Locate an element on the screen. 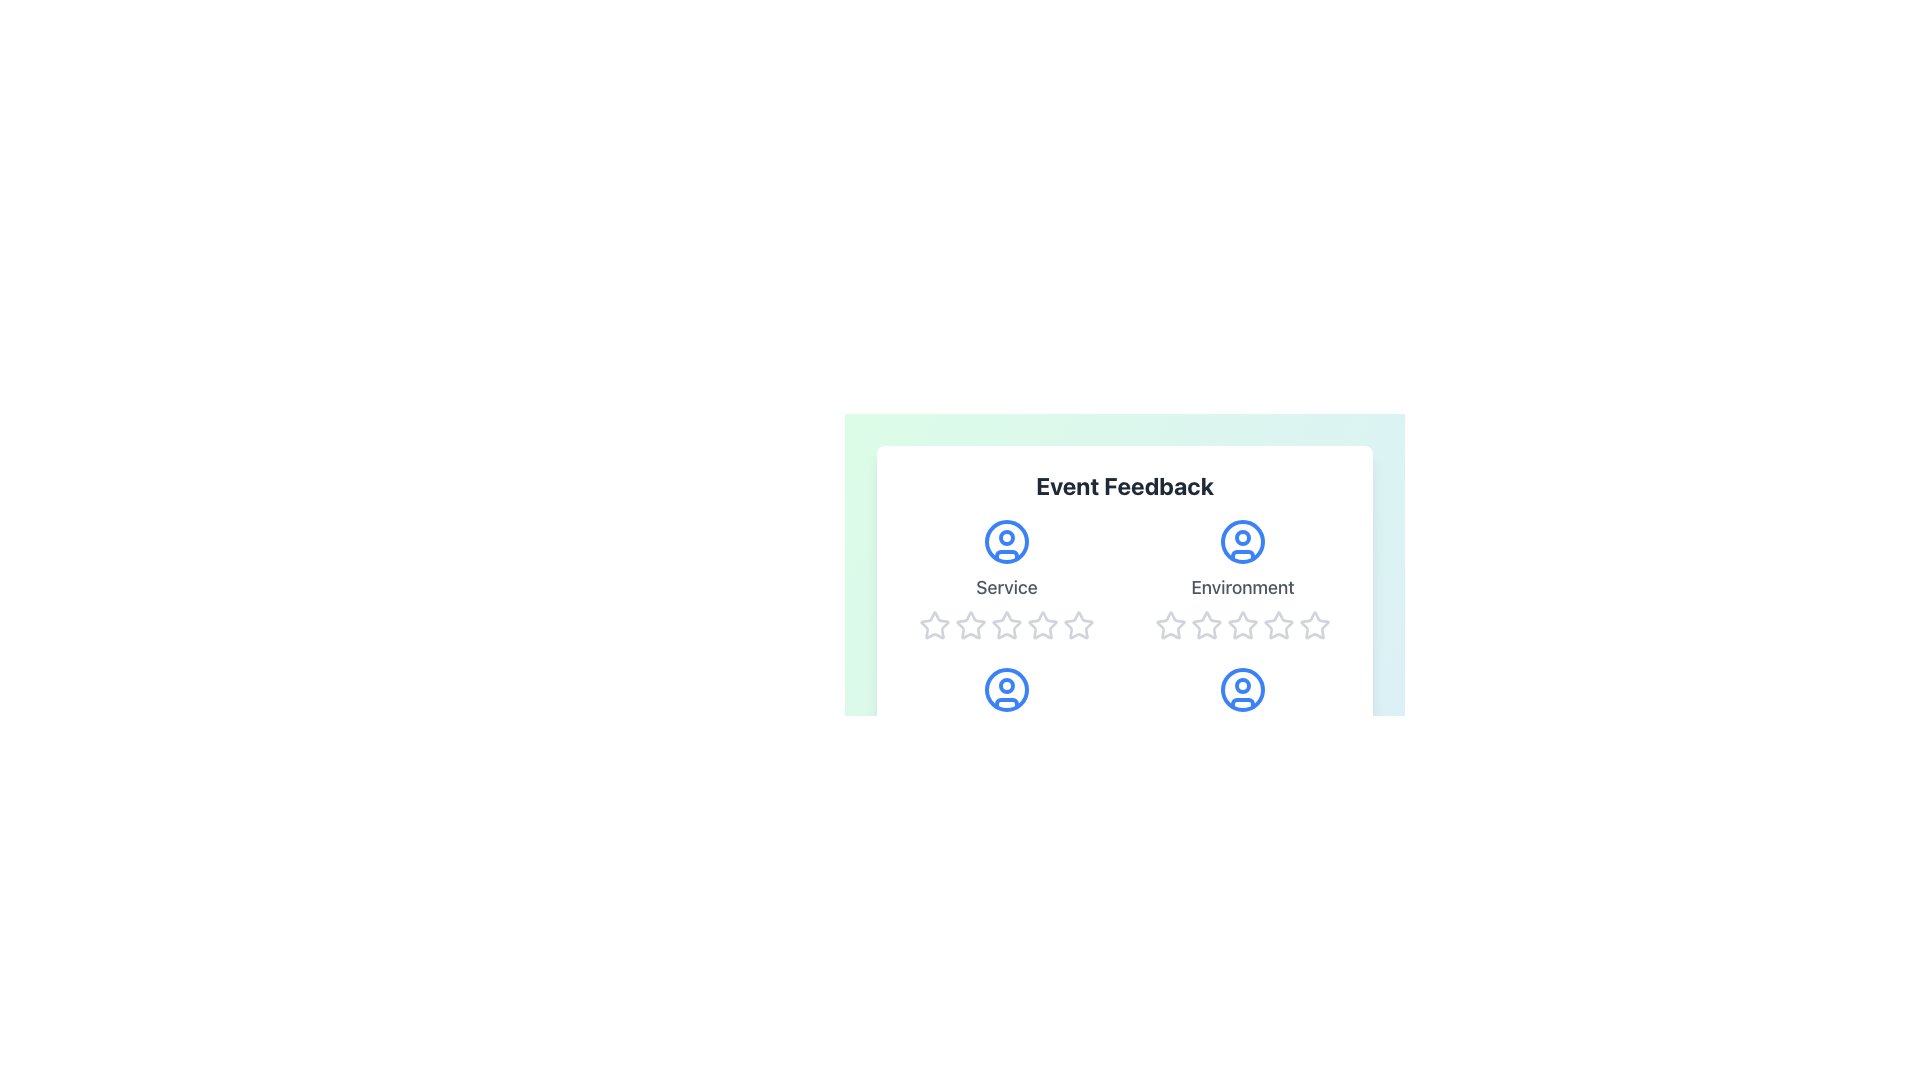 The width and height of the screenshot is (1920, 1080). the fifth hollow gray star icon for rating under the 'Environment' feedback category is located at coordinates (1315, 624).